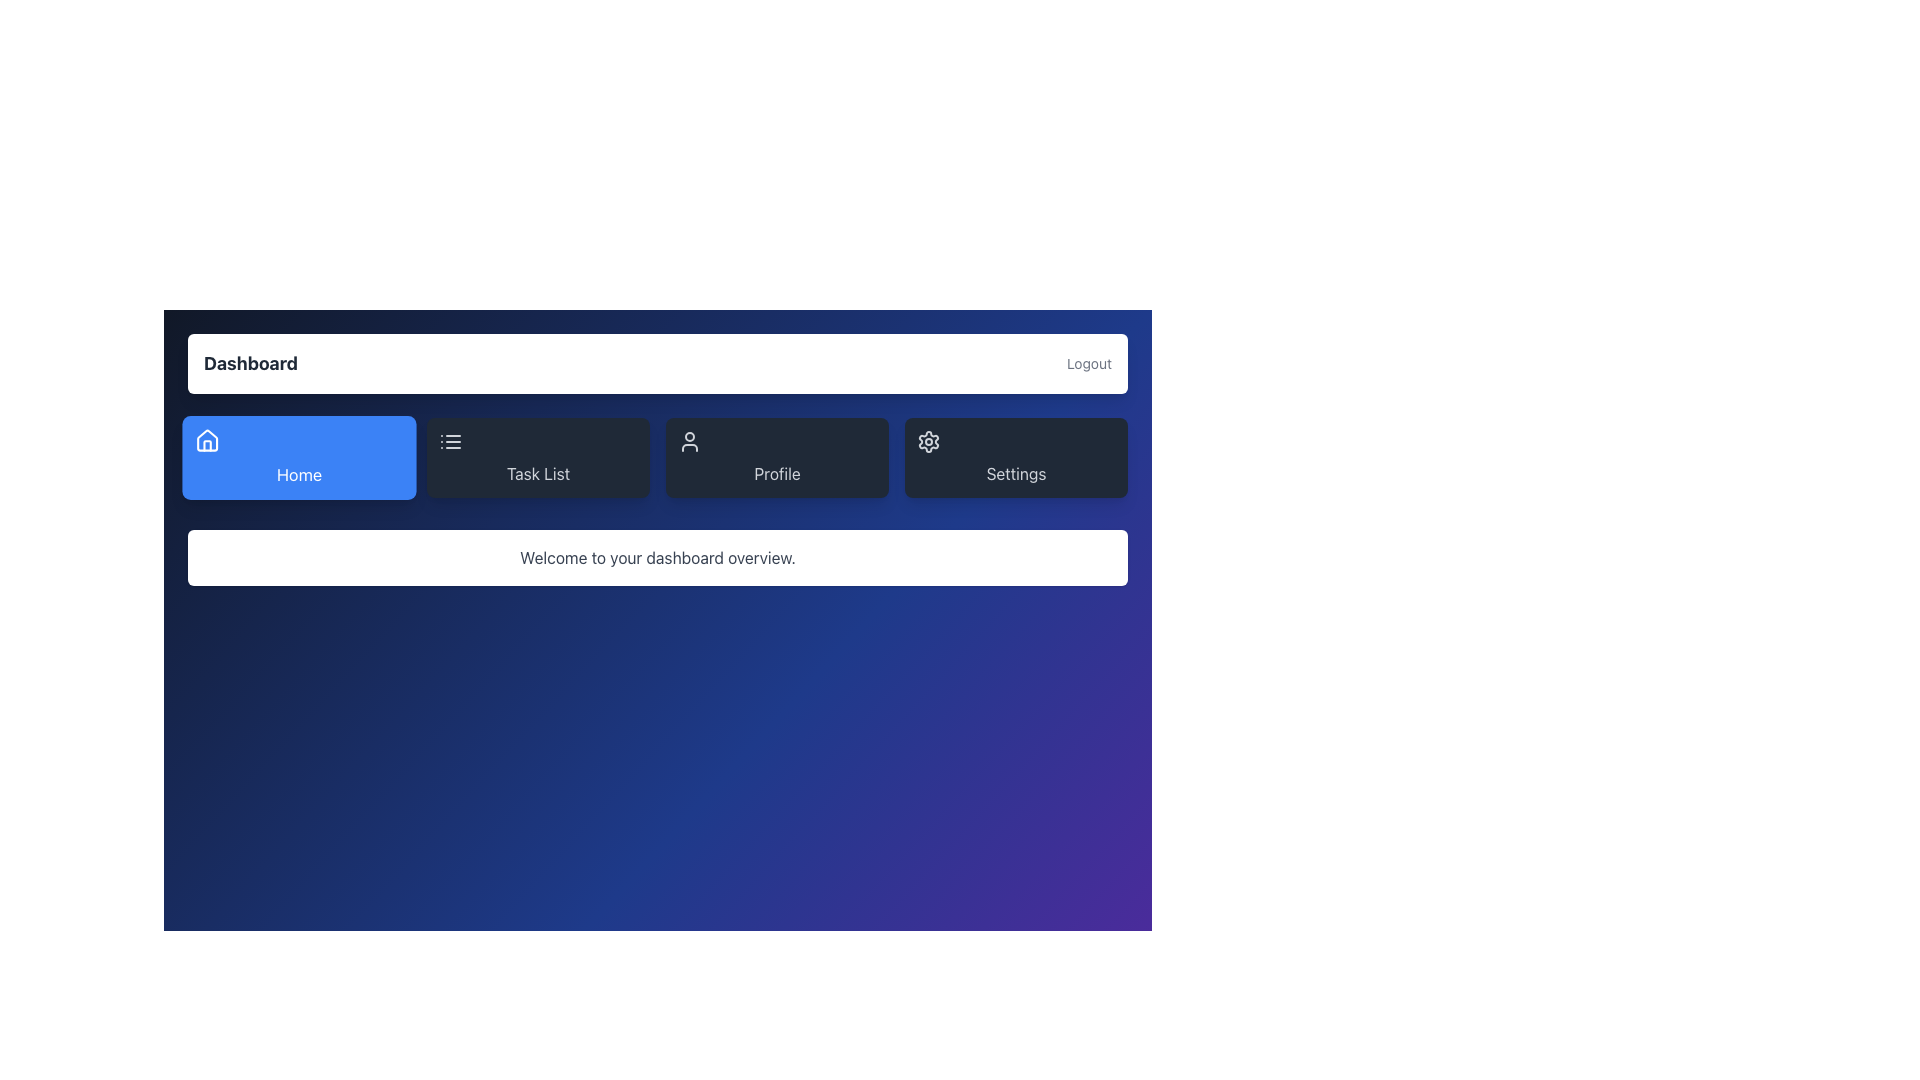 The image size is (1920, 1080). Describe the element at coordinates (928, 441) in the screenshot. I see `the gear-shaped icon located at the right most side of the horizontal navigation menu` at that location.